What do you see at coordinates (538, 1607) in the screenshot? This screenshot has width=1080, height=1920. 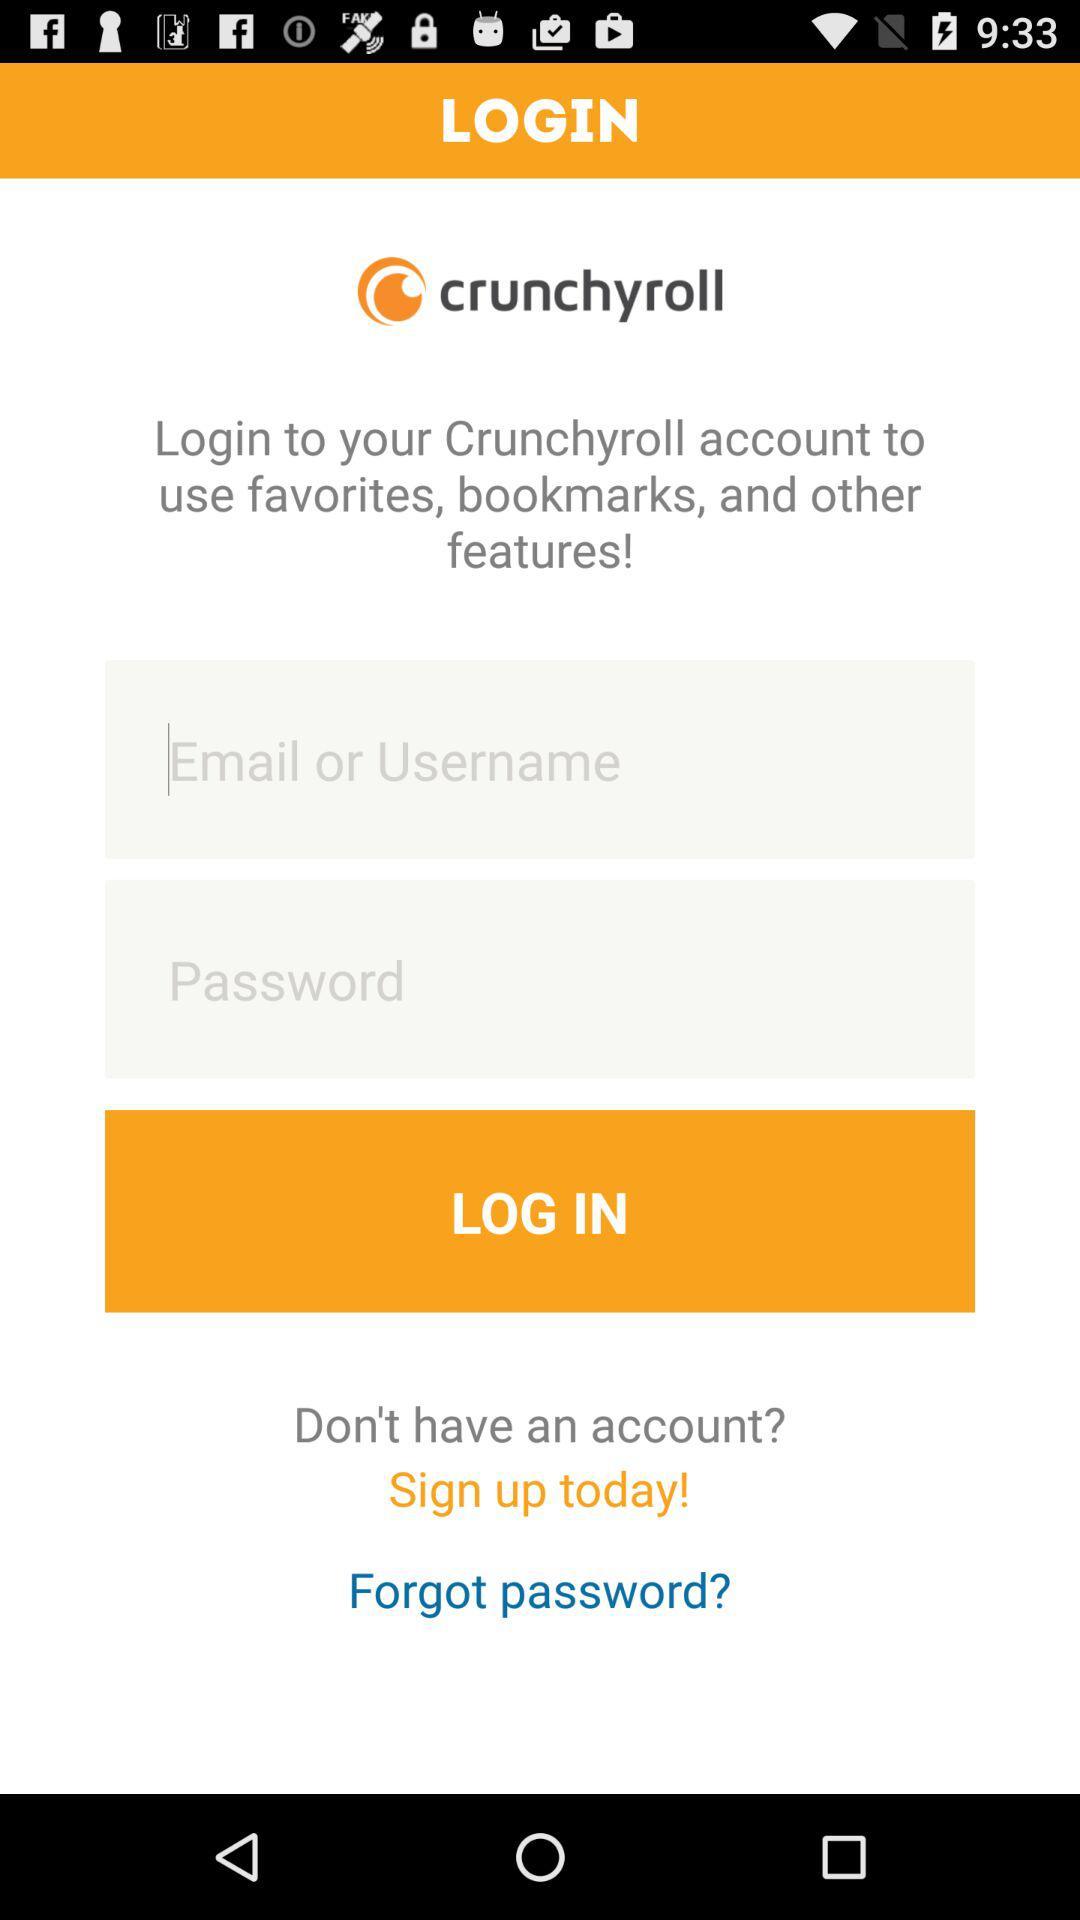 I see `the forgot password? icon` at bounding box center [538, 1607].